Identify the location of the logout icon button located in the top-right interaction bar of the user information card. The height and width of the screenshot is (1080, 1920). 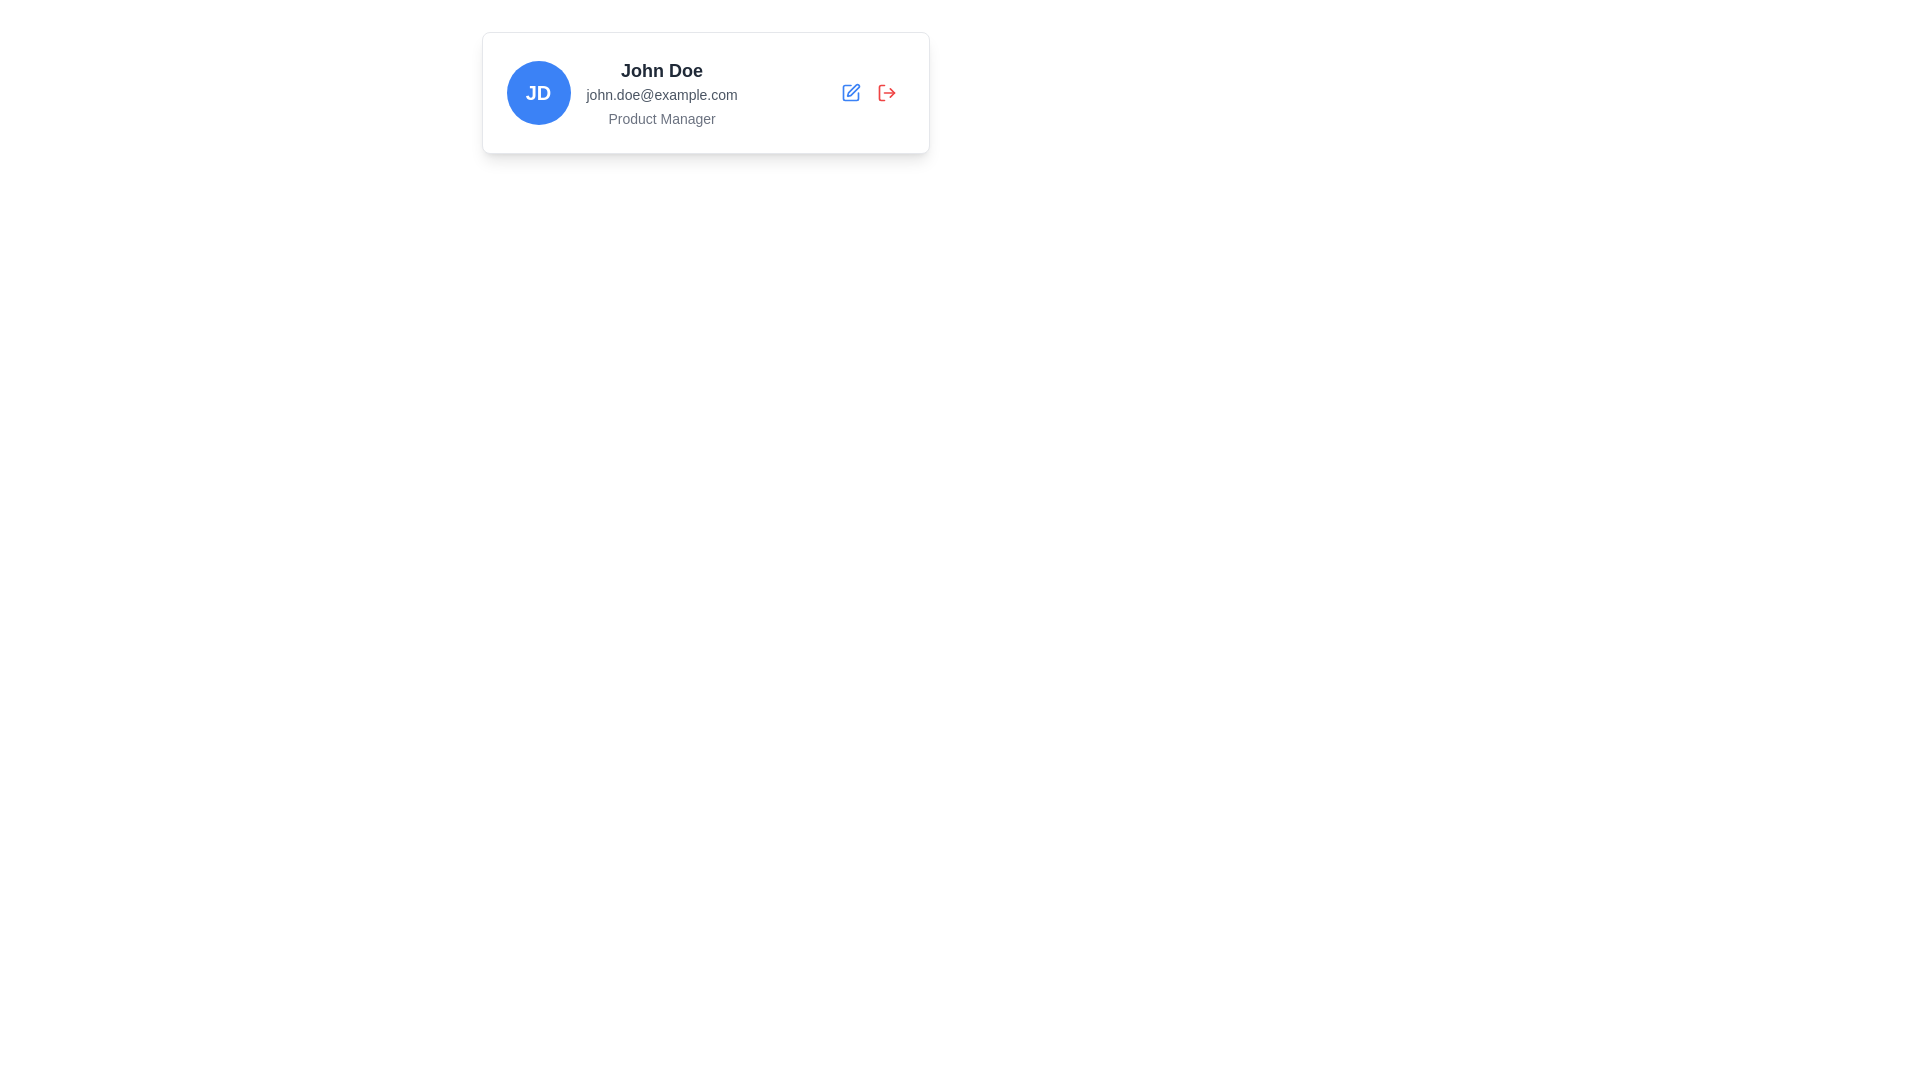
(885, 92).